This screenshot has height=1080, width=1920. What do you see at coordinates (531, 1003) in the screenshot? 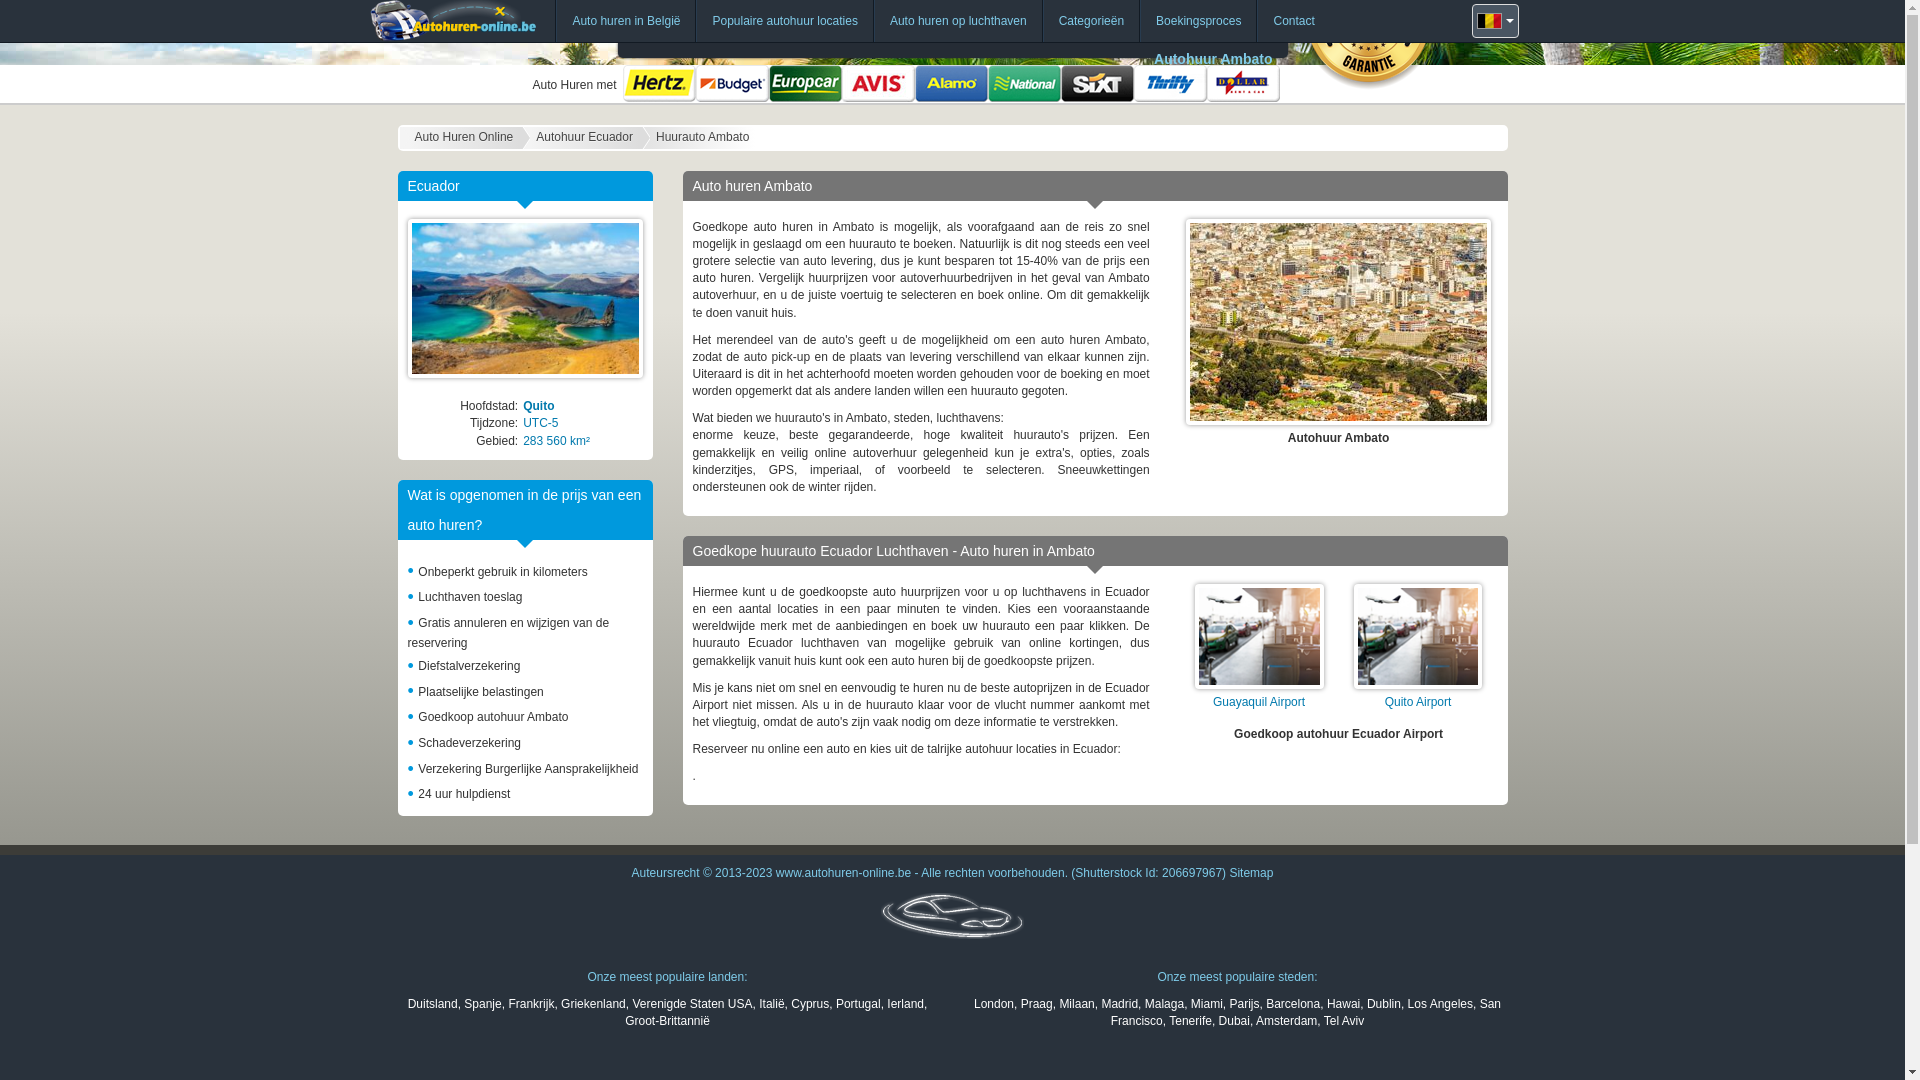
I see `'Frankrijk'` at bounding box center [531, 1003].